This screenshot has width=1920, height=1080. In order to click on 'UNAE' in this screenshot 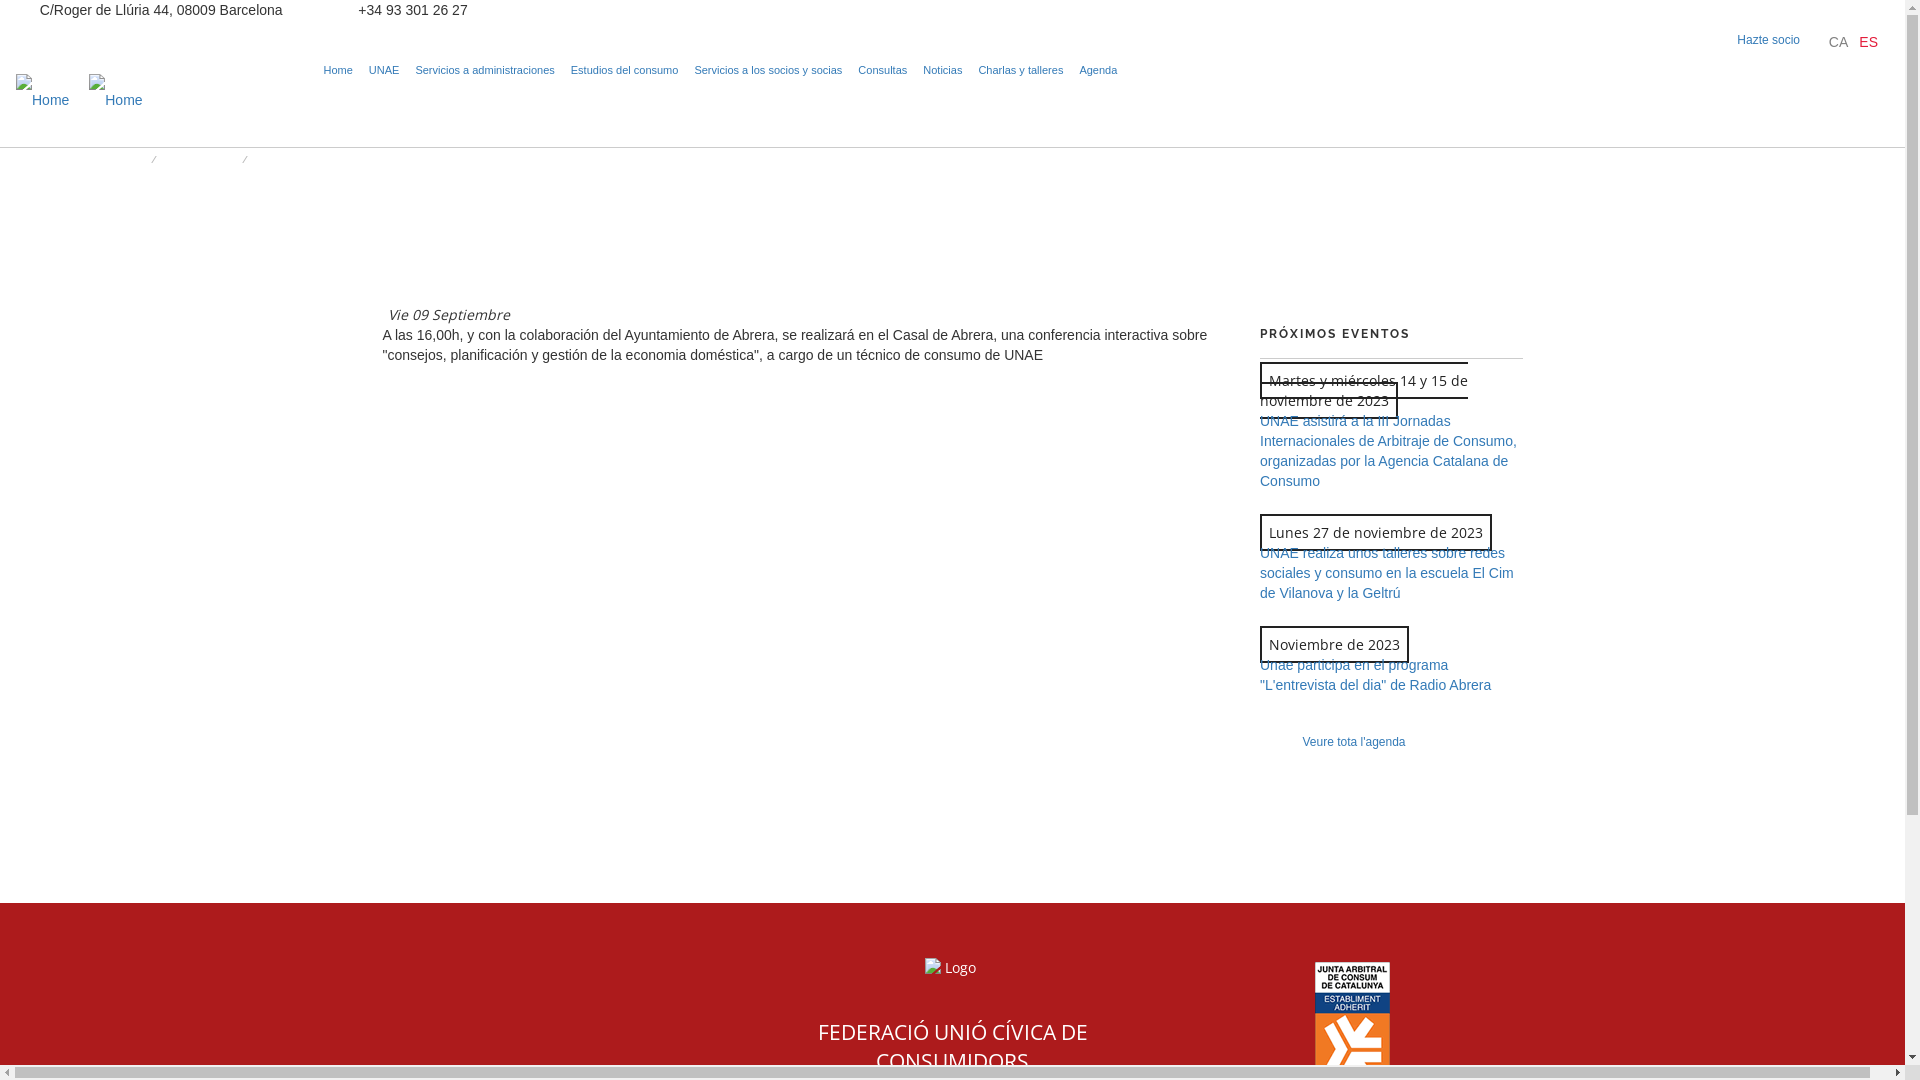, I will do `click(364, 68)`.